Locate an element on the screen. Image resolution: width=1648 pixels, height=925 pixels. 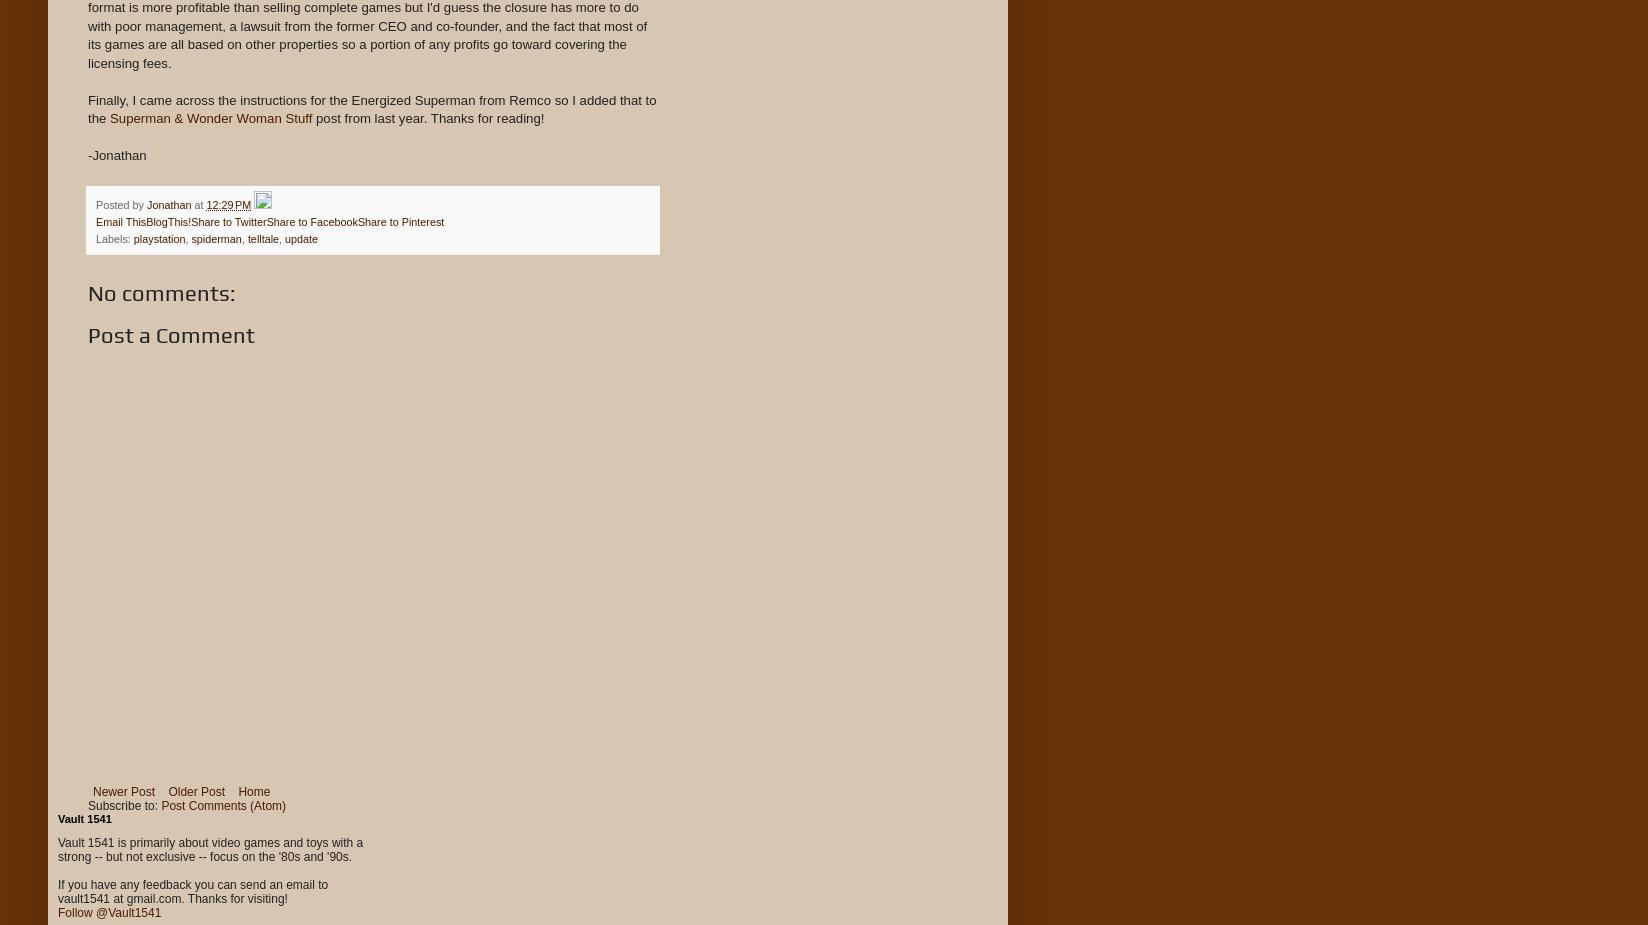
'Finally, I came across the instructions for the Energized Superman from Remco so I added that to the' is located at coordinates (370, 107).